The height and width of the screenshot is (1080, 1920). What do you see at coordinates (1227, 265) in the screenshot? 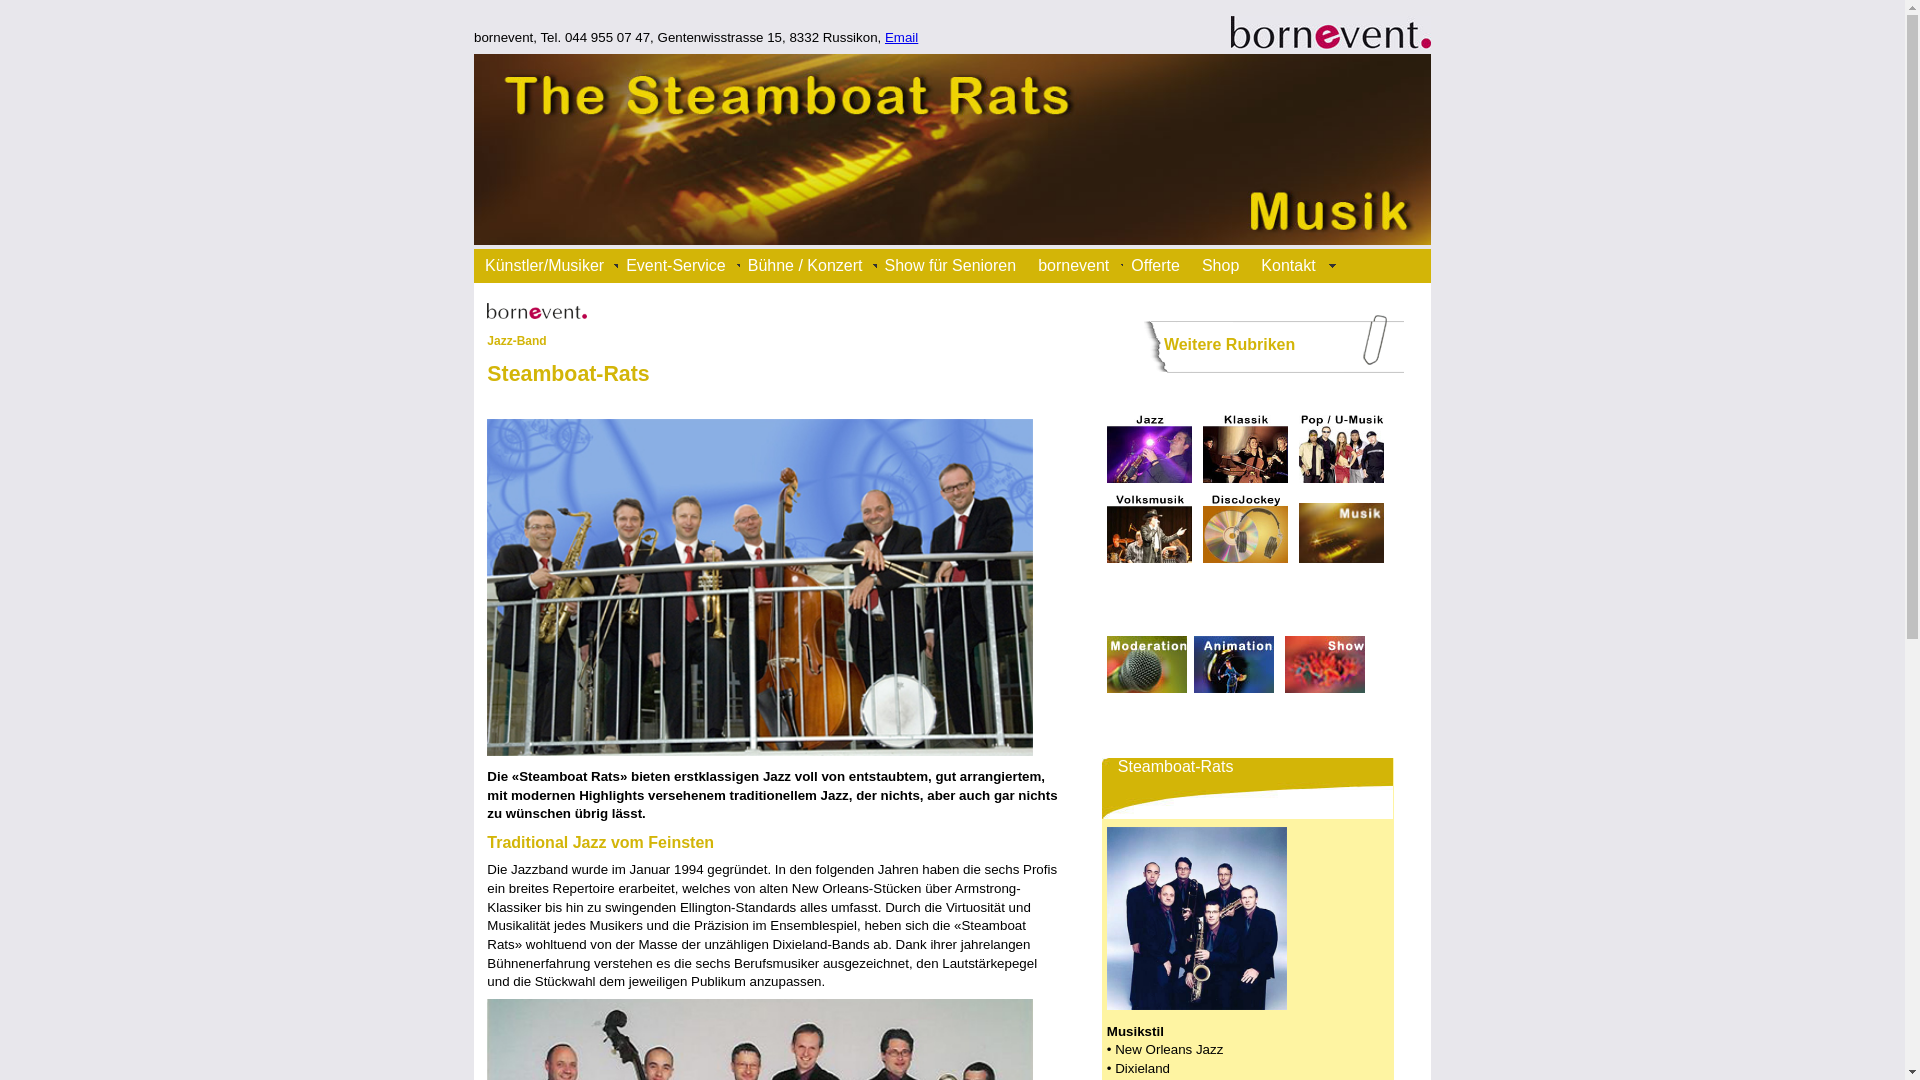
I see `'Shop'` at bounding box center [1227, 265].